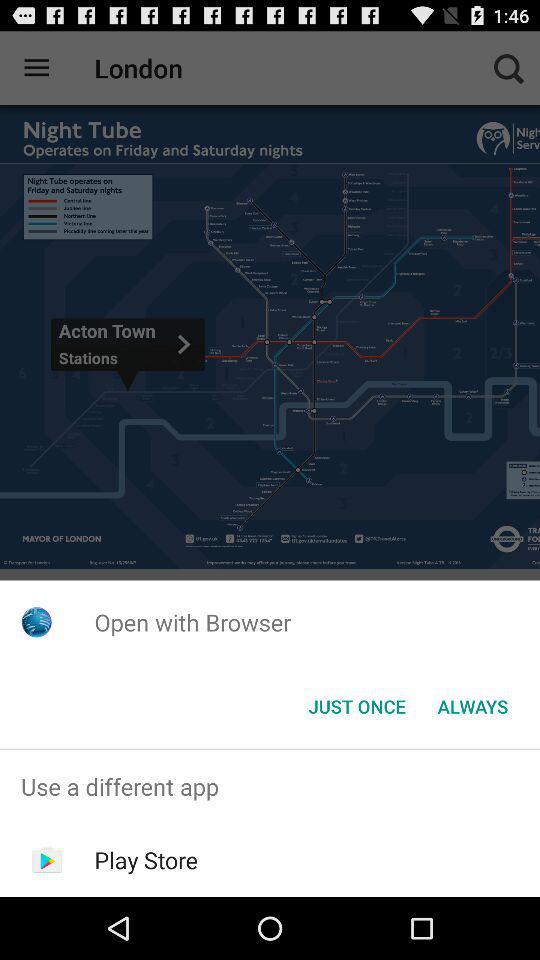  What do you see at coordinates (472, 706) in the screenshot?
I see `always icon` at bounding box center [472, 706].